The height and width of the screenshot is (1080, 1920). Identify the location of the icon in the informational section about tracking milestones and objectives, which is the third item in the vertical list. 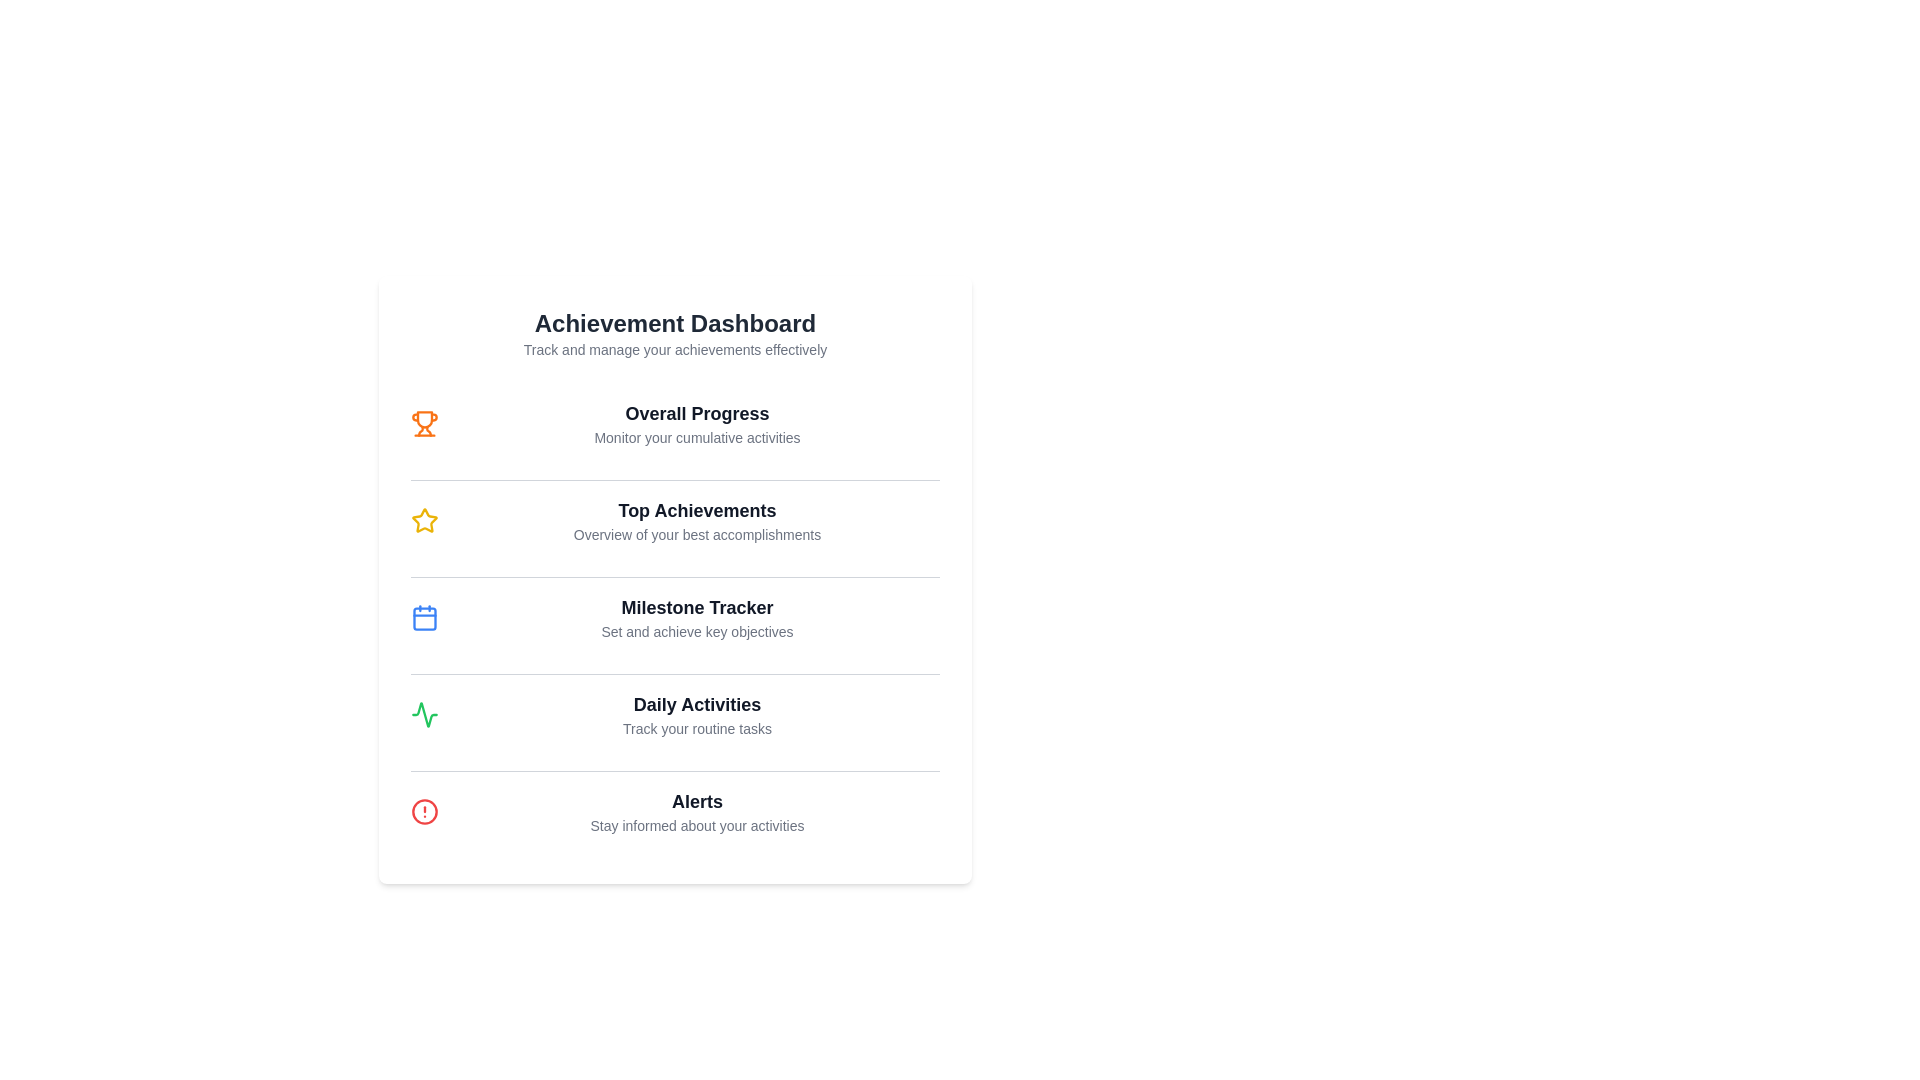
(675, 616).